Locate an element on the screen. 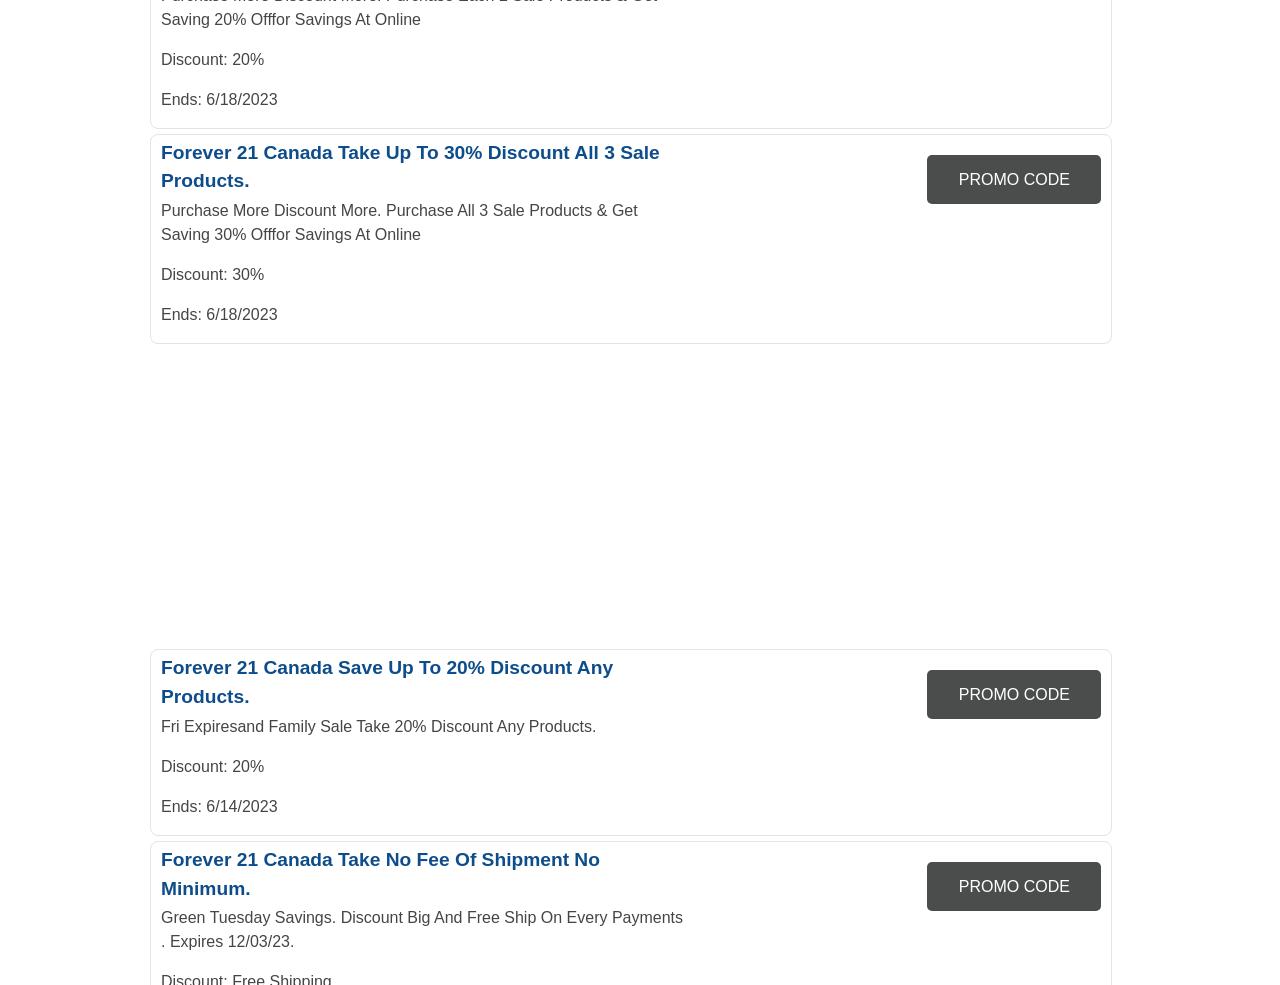 The height and width of the screenshot is (985, 1280). 'Forever 21 Canada Save Up To 20% Discount Any Products.' is located at coordinates (386, 680).